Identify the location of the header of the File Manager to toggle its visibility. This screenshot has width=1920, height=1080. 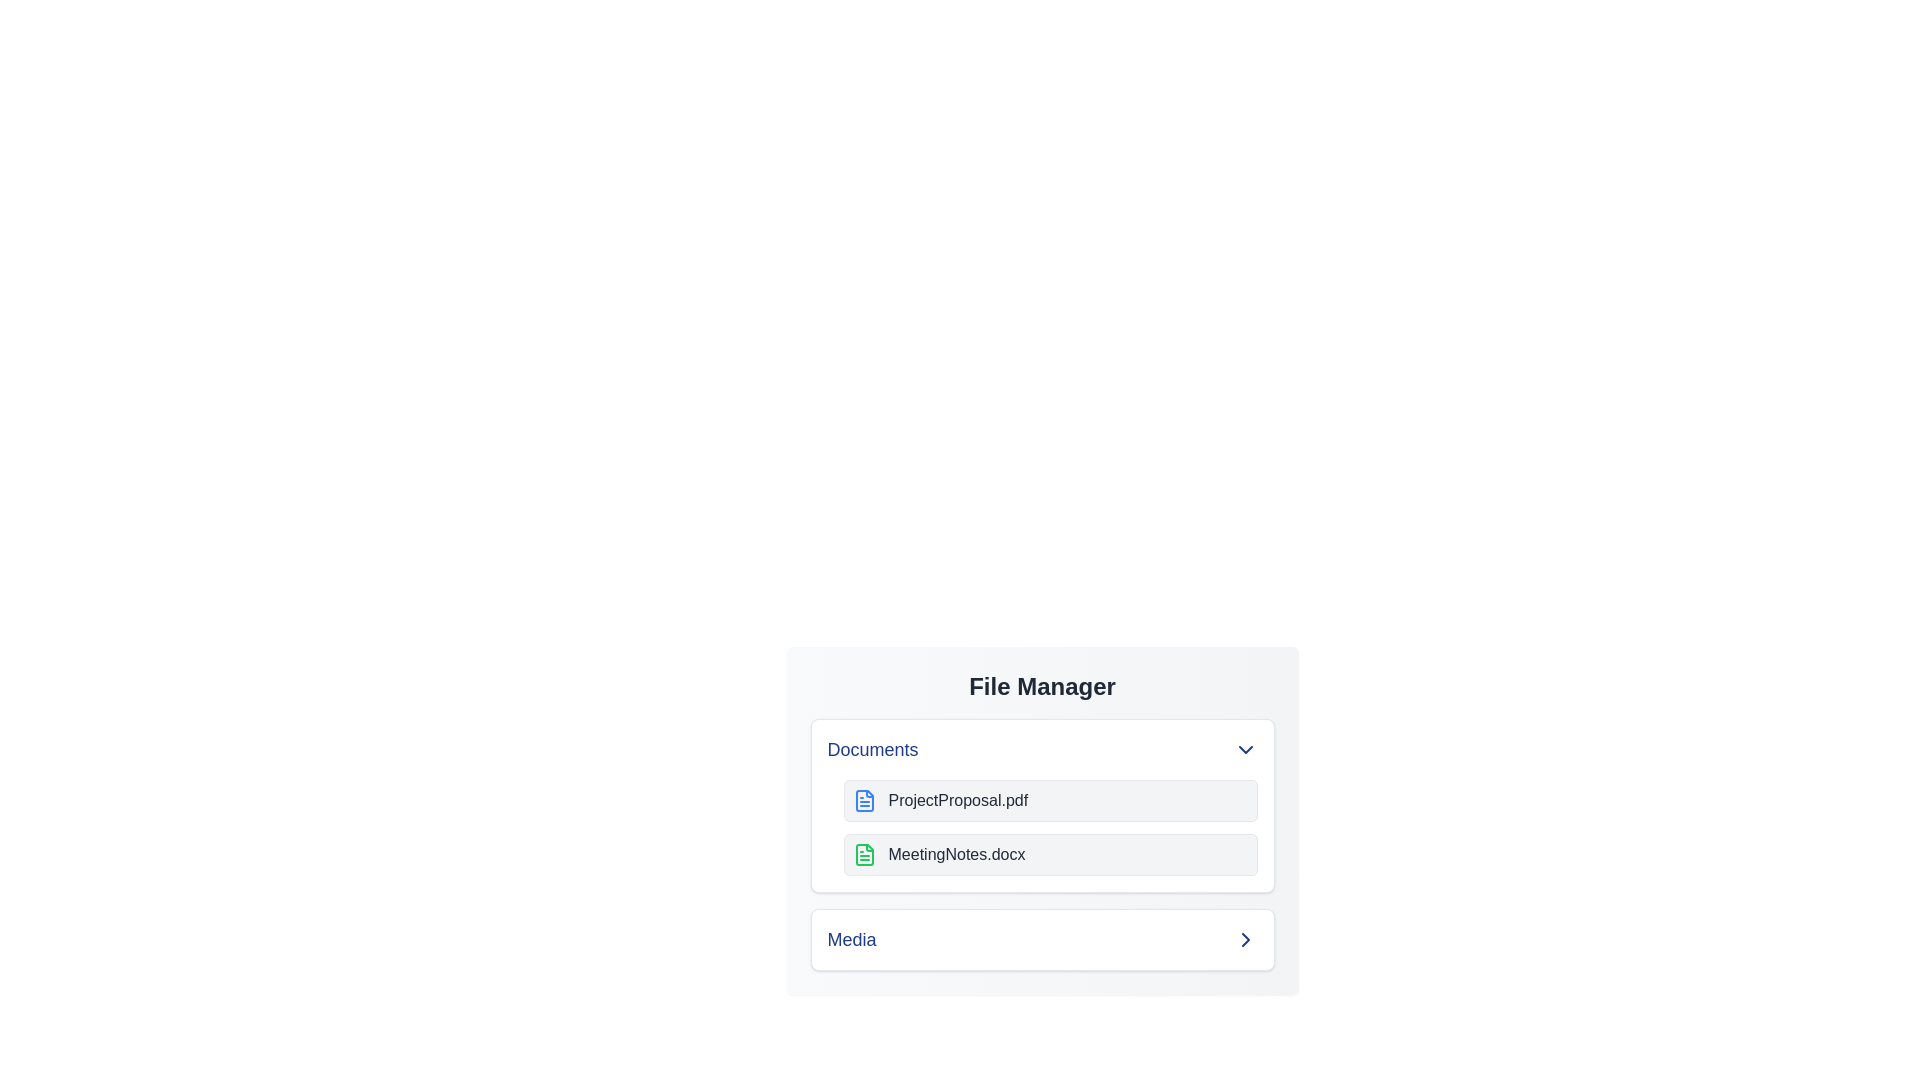
(1041, 685).